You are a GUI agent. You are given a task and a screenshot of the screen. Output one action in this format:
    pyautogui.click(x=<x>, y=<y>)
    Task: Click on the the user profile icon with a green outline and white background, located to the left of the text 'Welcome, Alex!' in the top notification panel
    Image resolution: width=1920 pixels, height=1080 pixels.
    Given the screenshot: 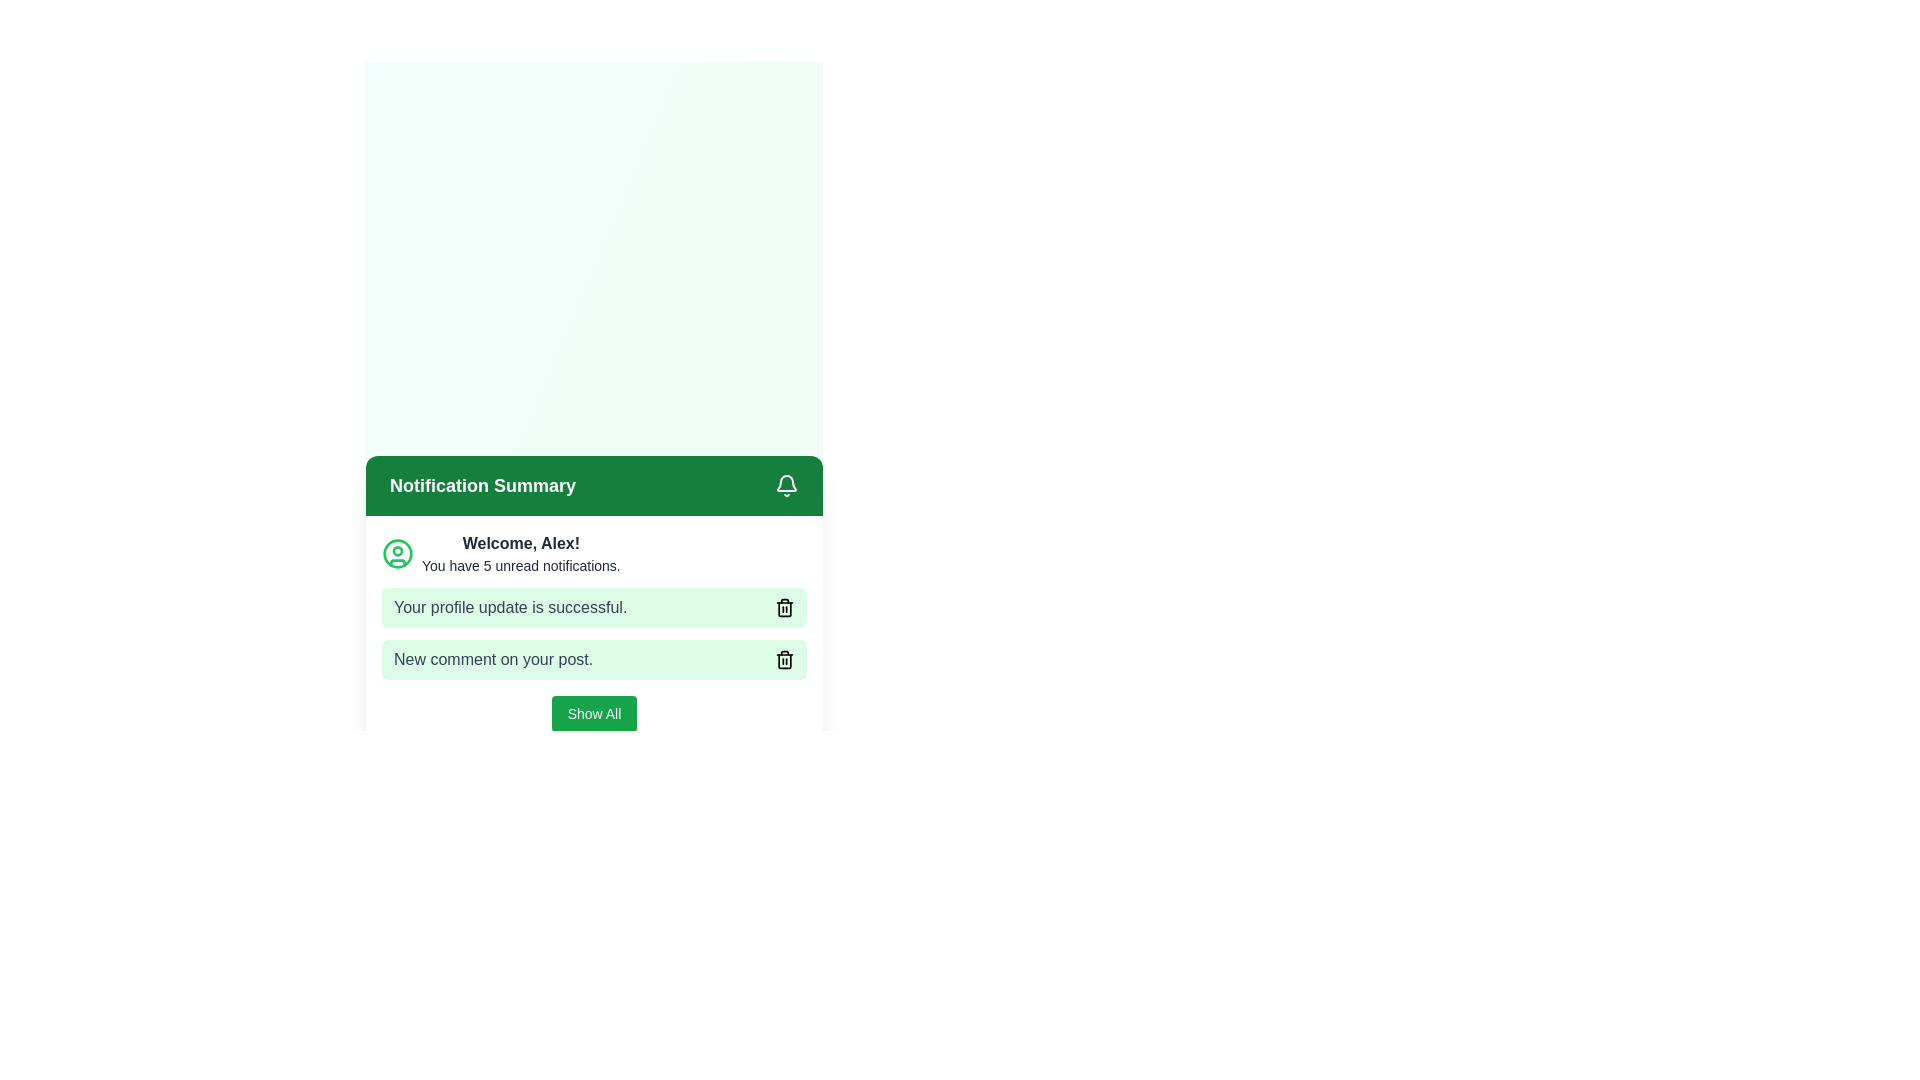 What is the action you would take?
    pyautogui.click(x=398, y=554)
    